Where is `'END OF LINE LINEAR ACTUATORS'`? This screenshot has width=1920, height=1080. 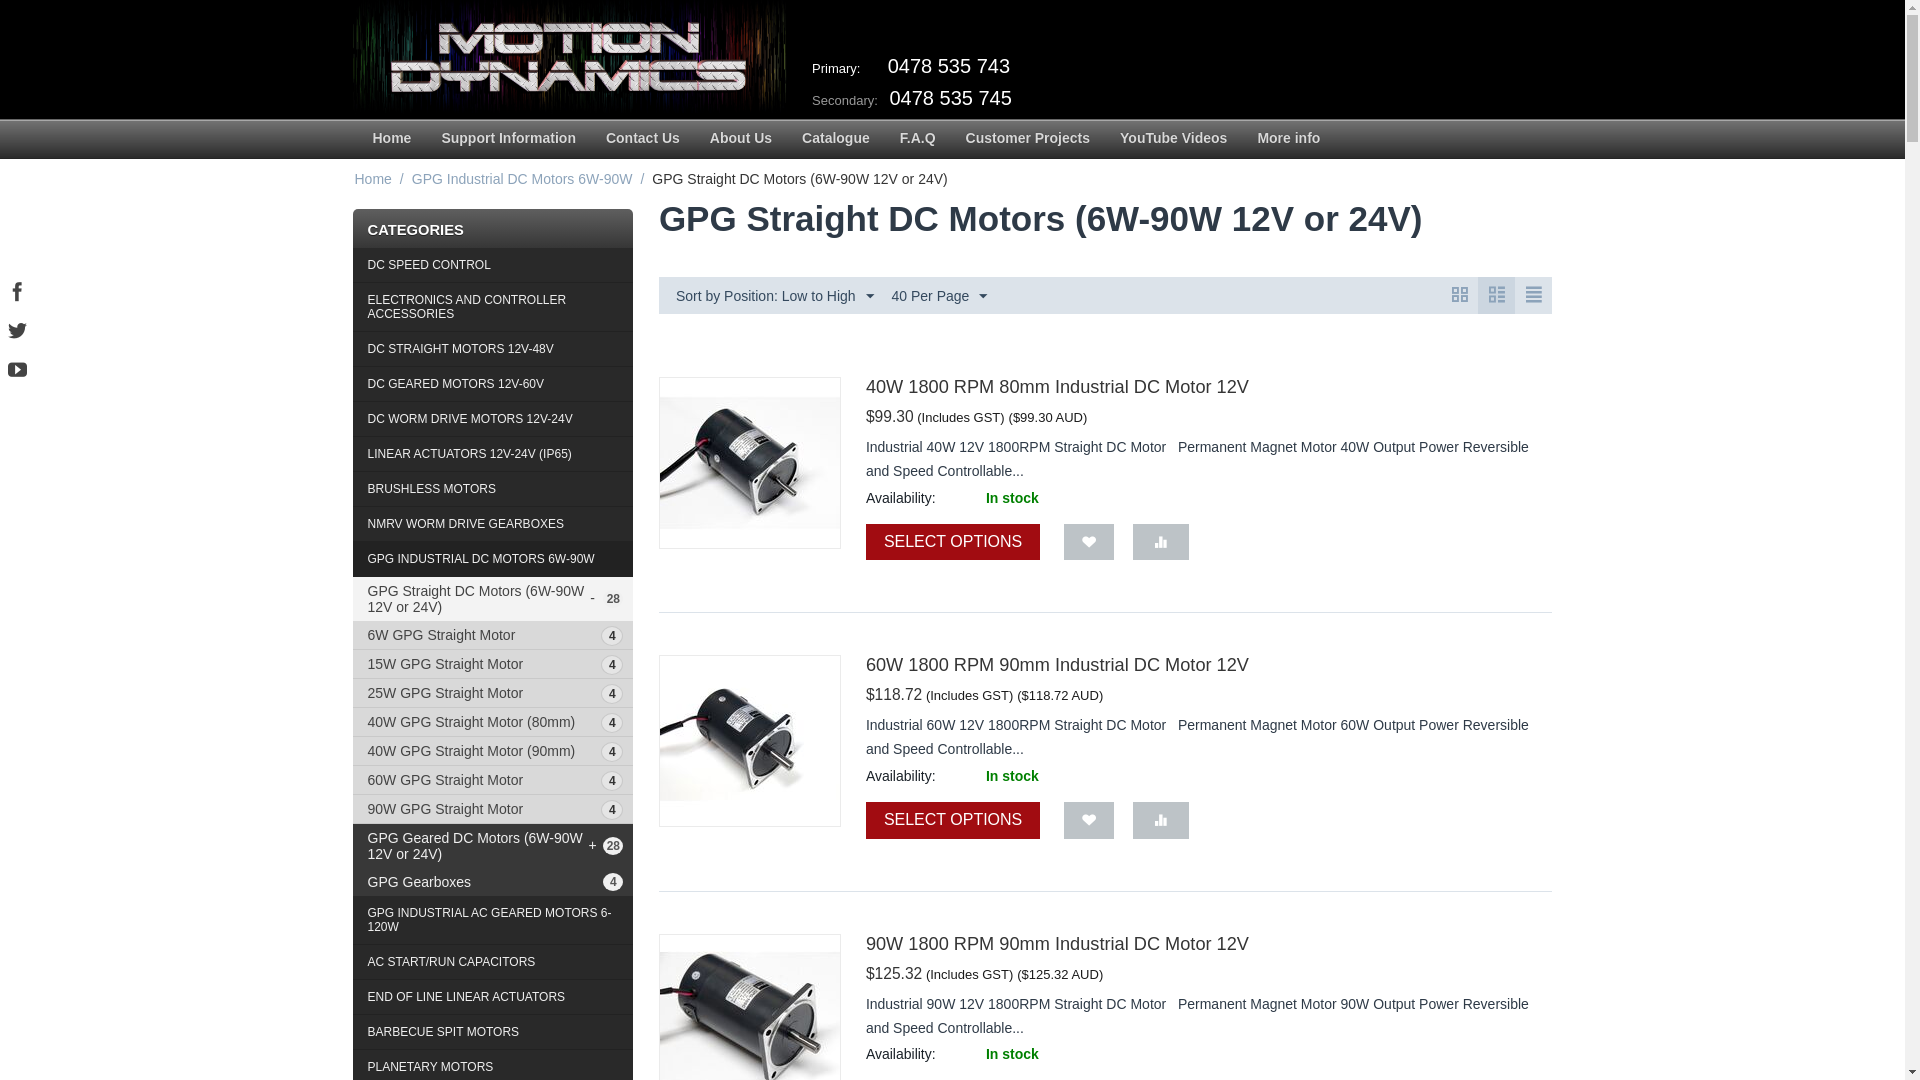
'END OF LINE LINEAR ACTUATORS' is located at coordinates (492, 997).